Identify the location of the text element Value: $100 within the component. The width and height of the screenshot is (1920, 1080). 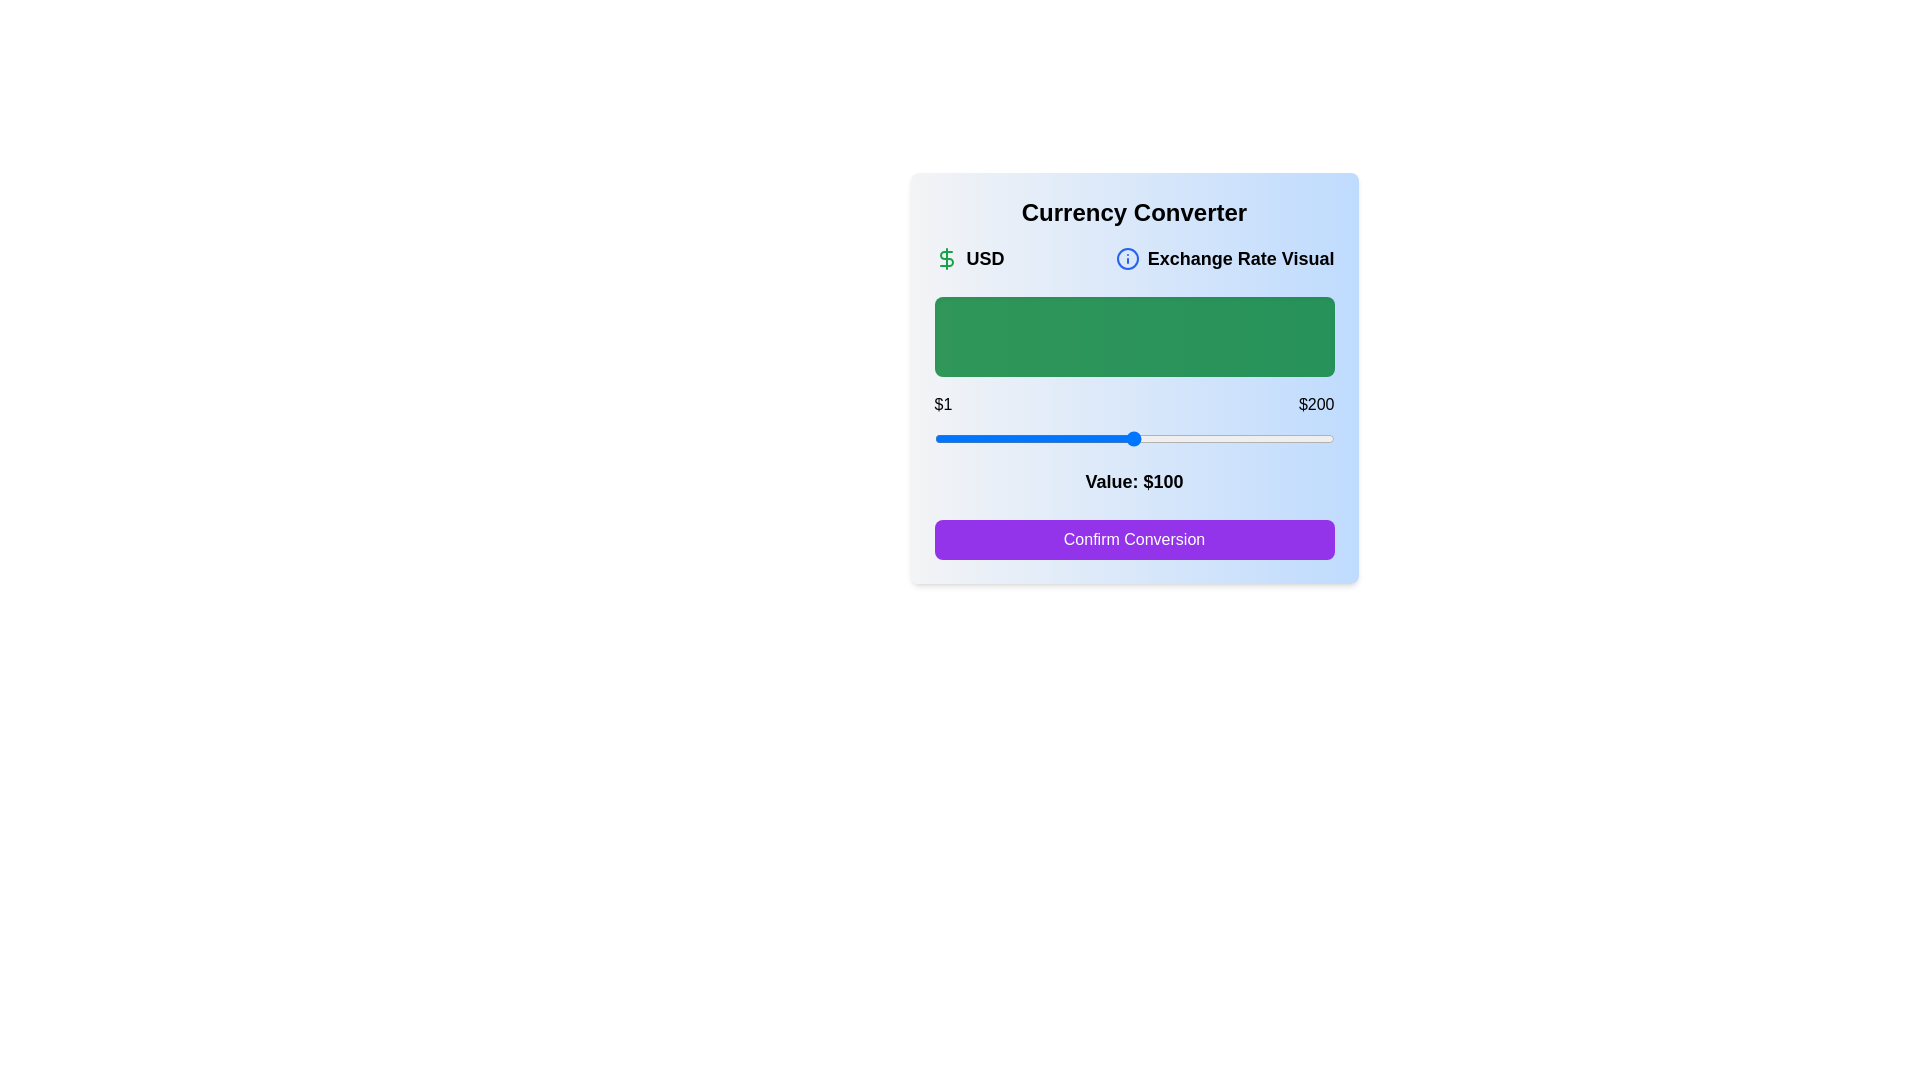
(1134, 482).